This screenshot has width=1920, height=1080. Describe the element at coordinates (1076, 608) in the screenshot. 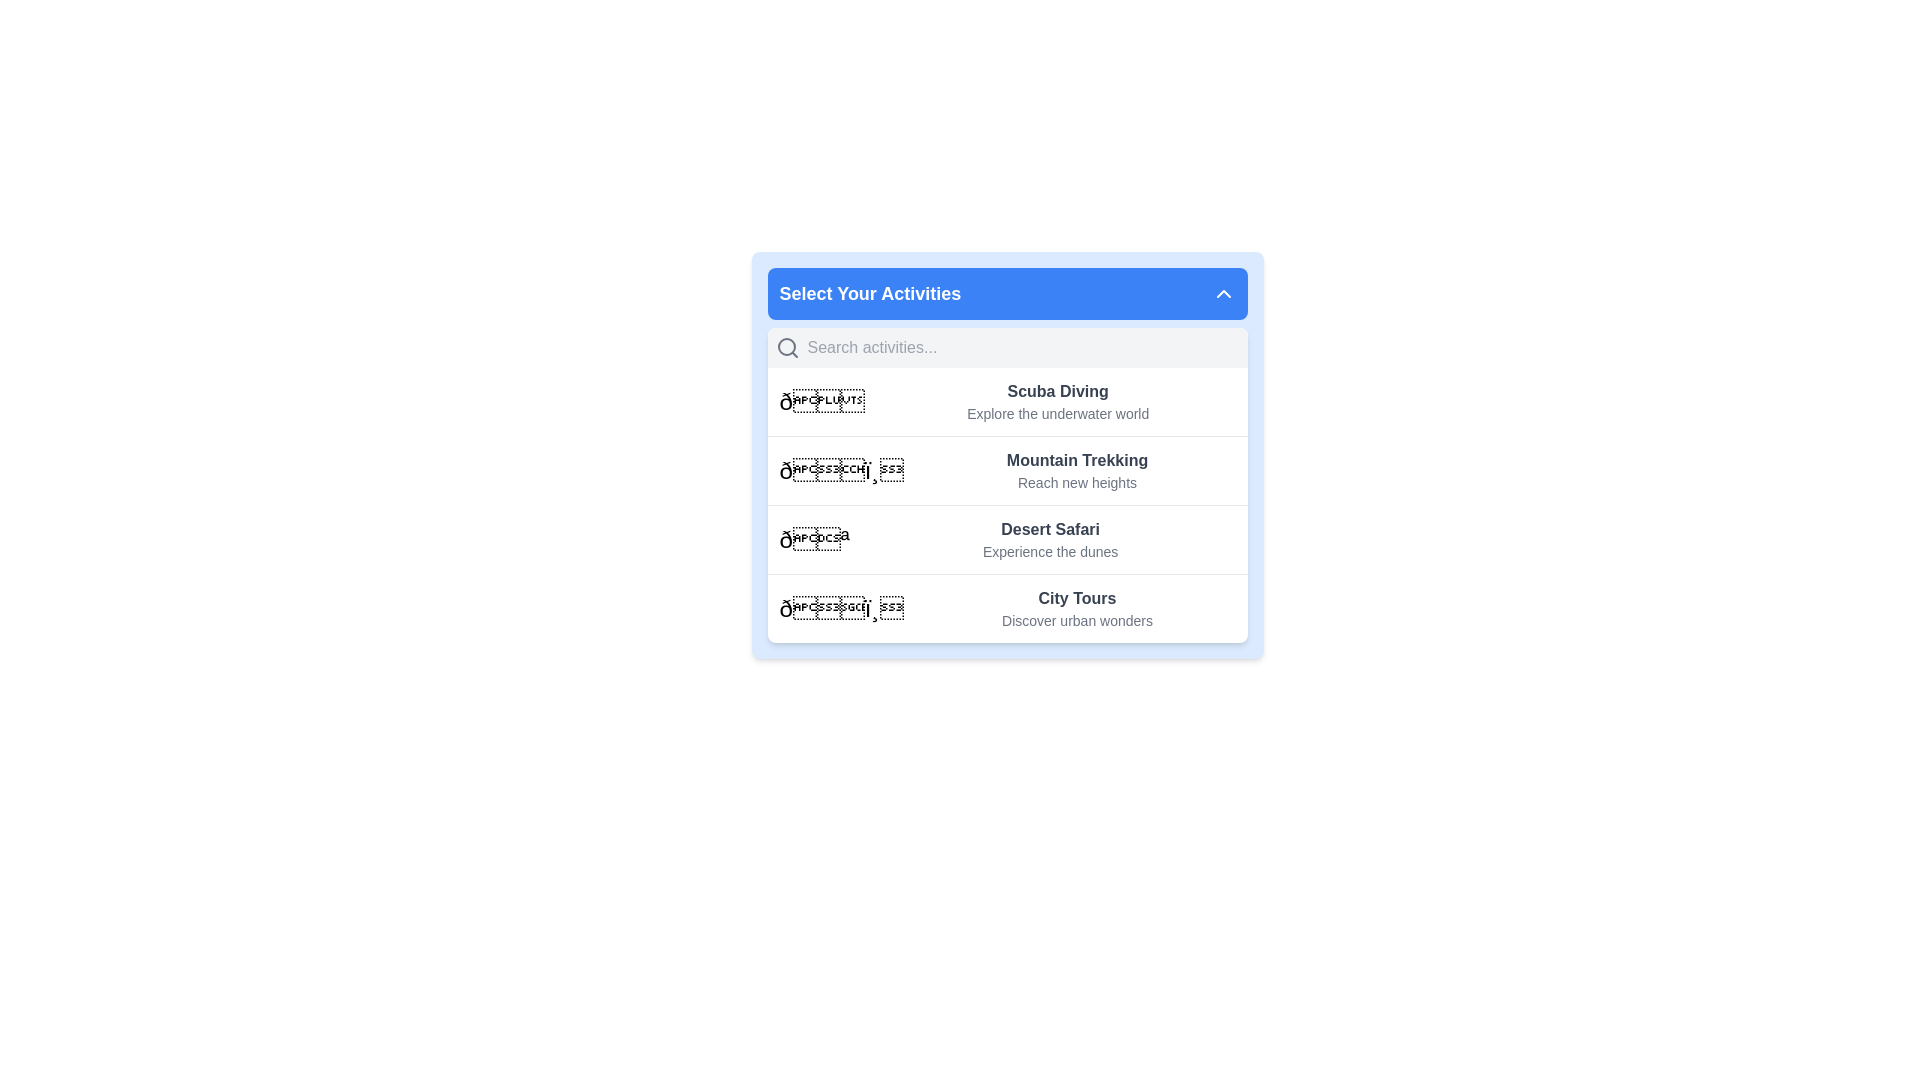

I see `the list item with the text 'City Tours' in bold dark gray font` at that location.